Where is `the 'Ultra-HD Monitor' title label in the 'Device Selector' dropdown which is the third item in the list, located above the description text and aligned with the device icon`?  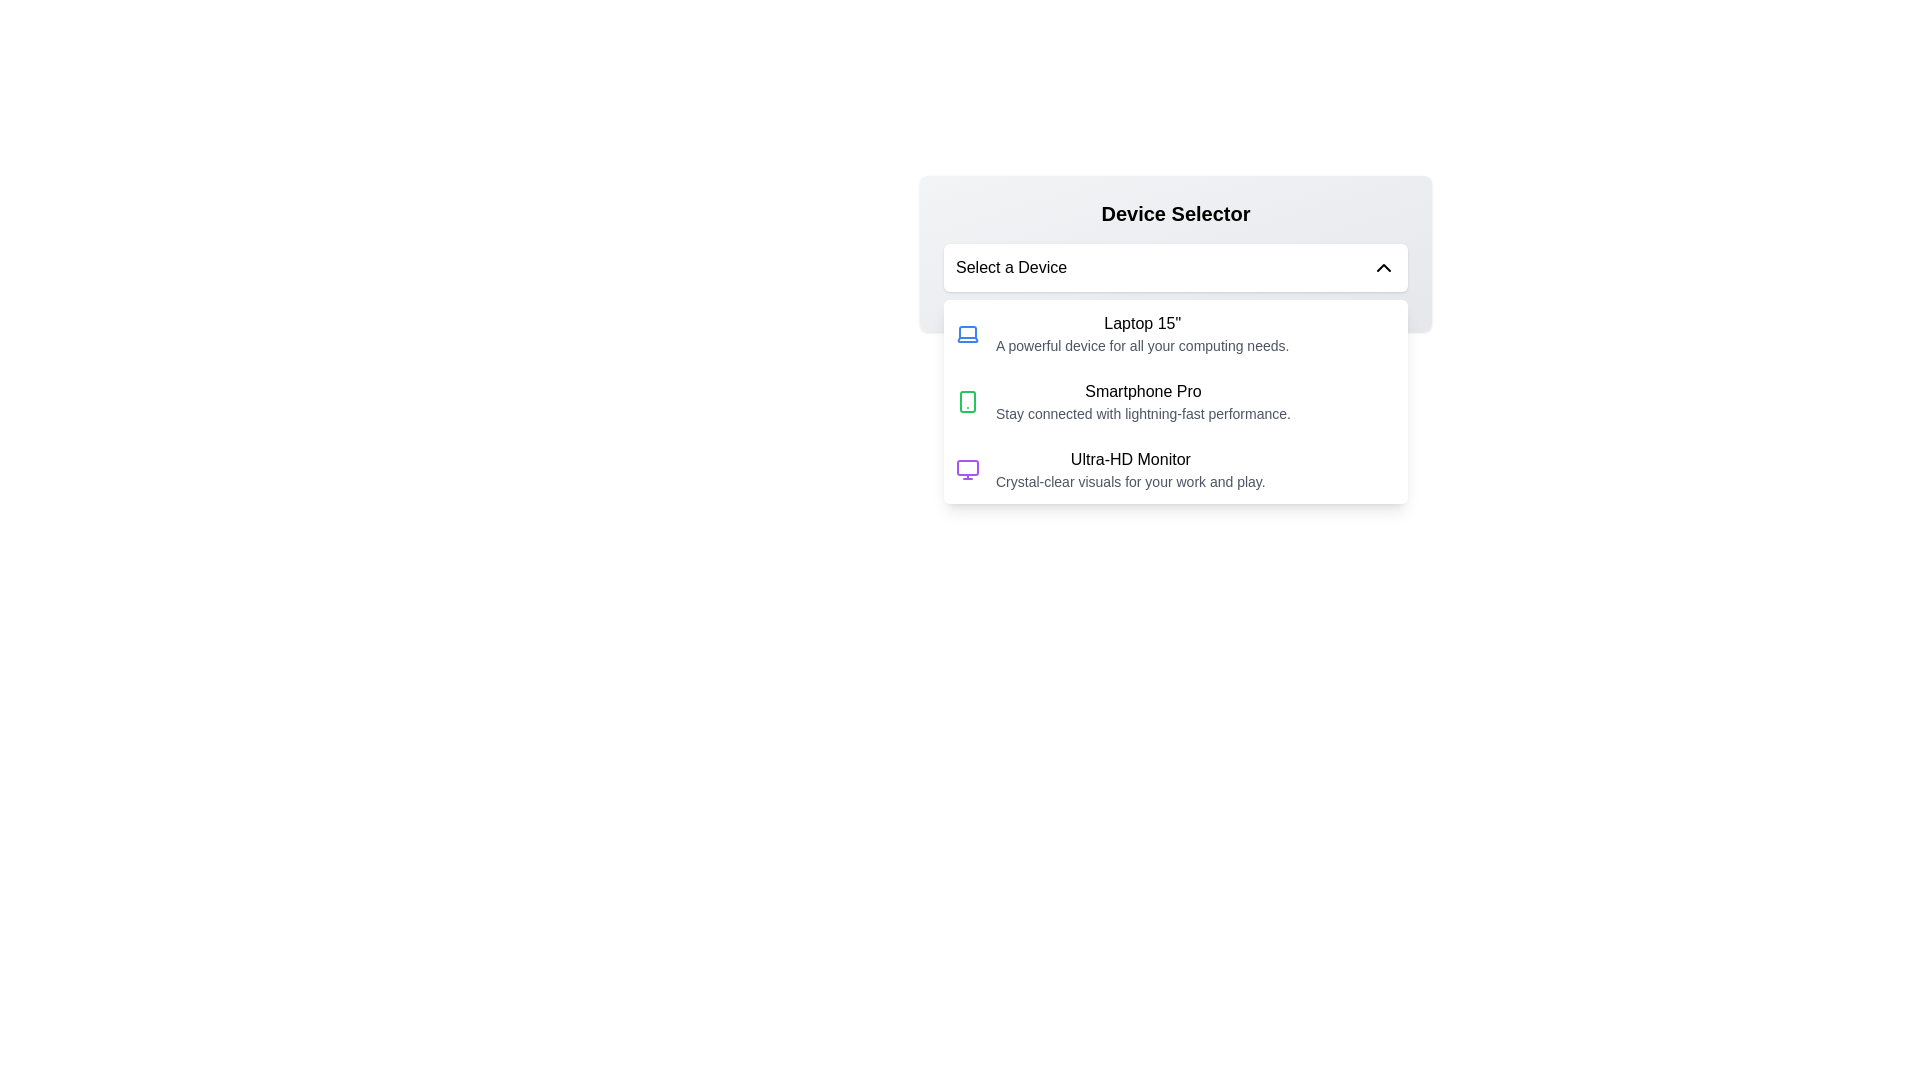 the 'Ultra-HD Monitor' title label in the 'Device Selector' dropdown which is the third item in the list, located above the description text and aligned with the device icon is located at coordinates (1130, 459).